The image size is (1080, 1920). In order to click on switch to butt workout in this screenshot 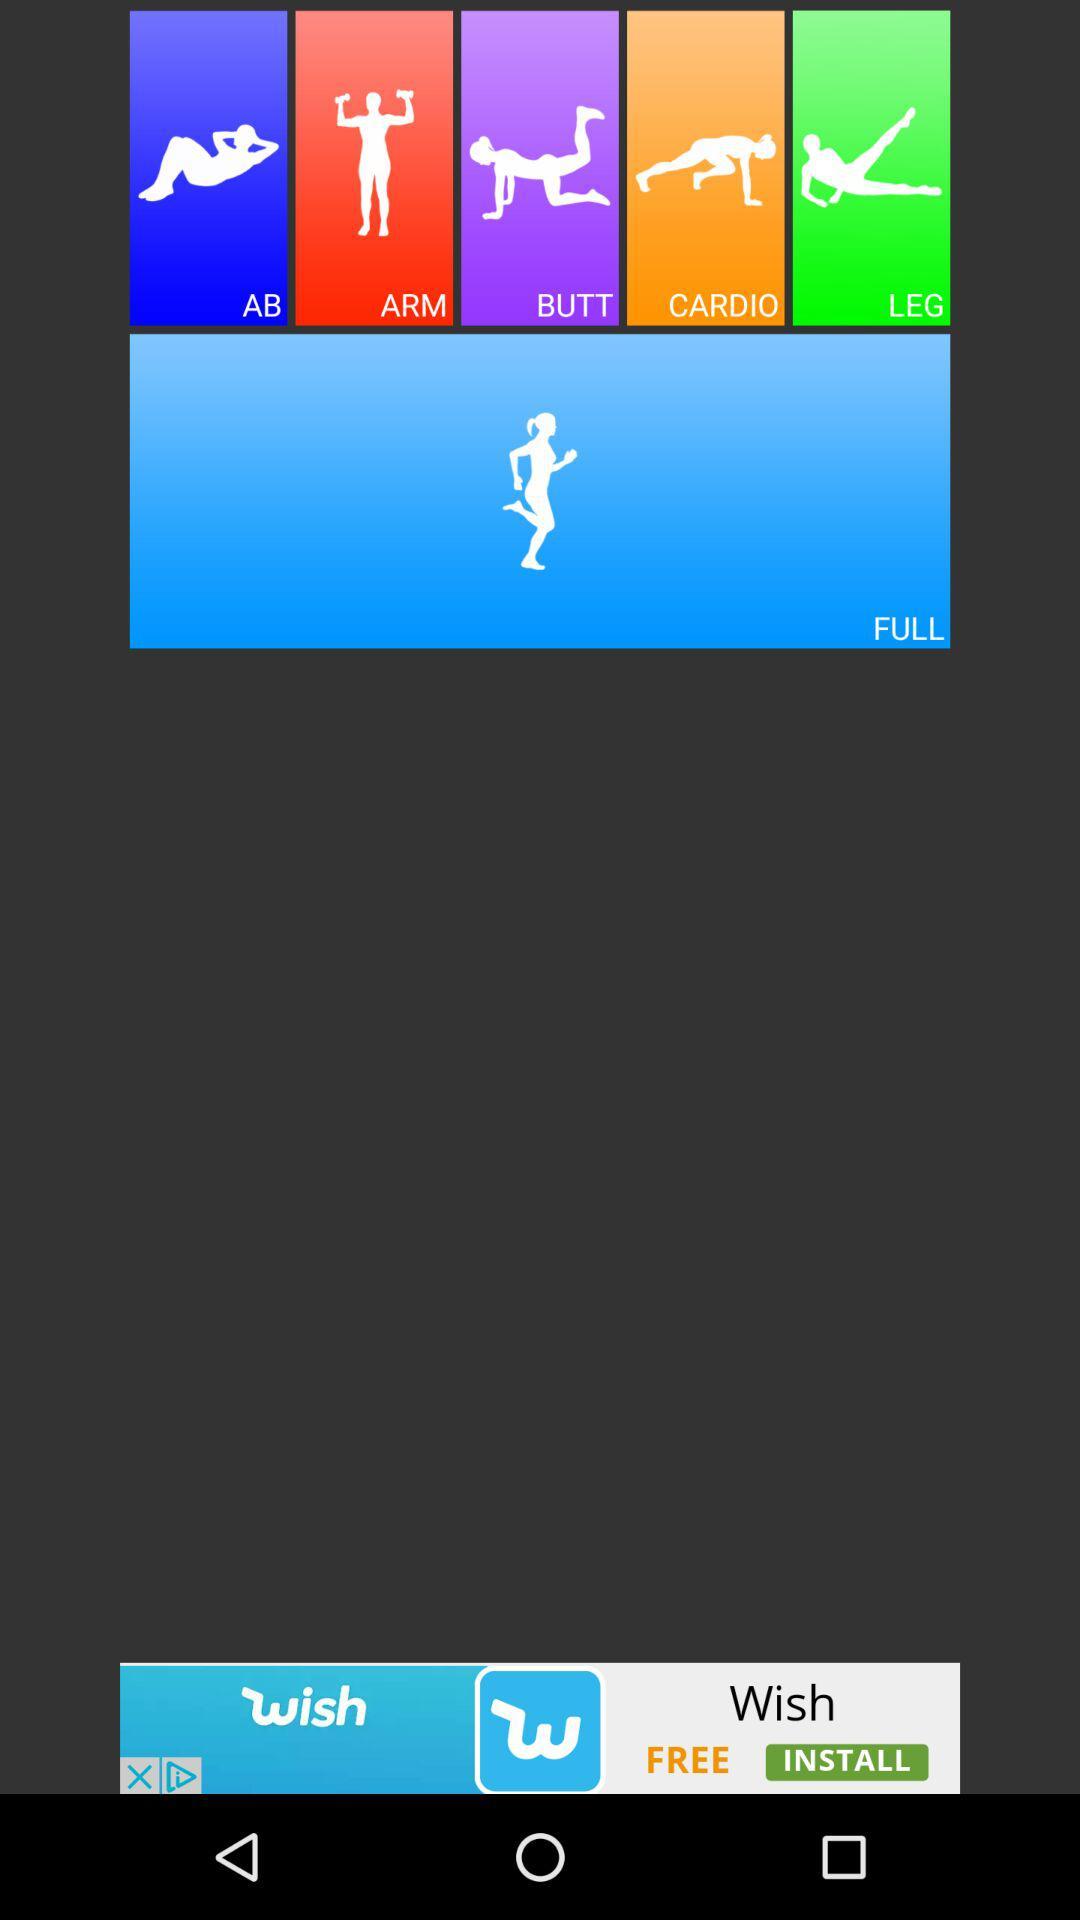, I will do `click(540, 168)`.